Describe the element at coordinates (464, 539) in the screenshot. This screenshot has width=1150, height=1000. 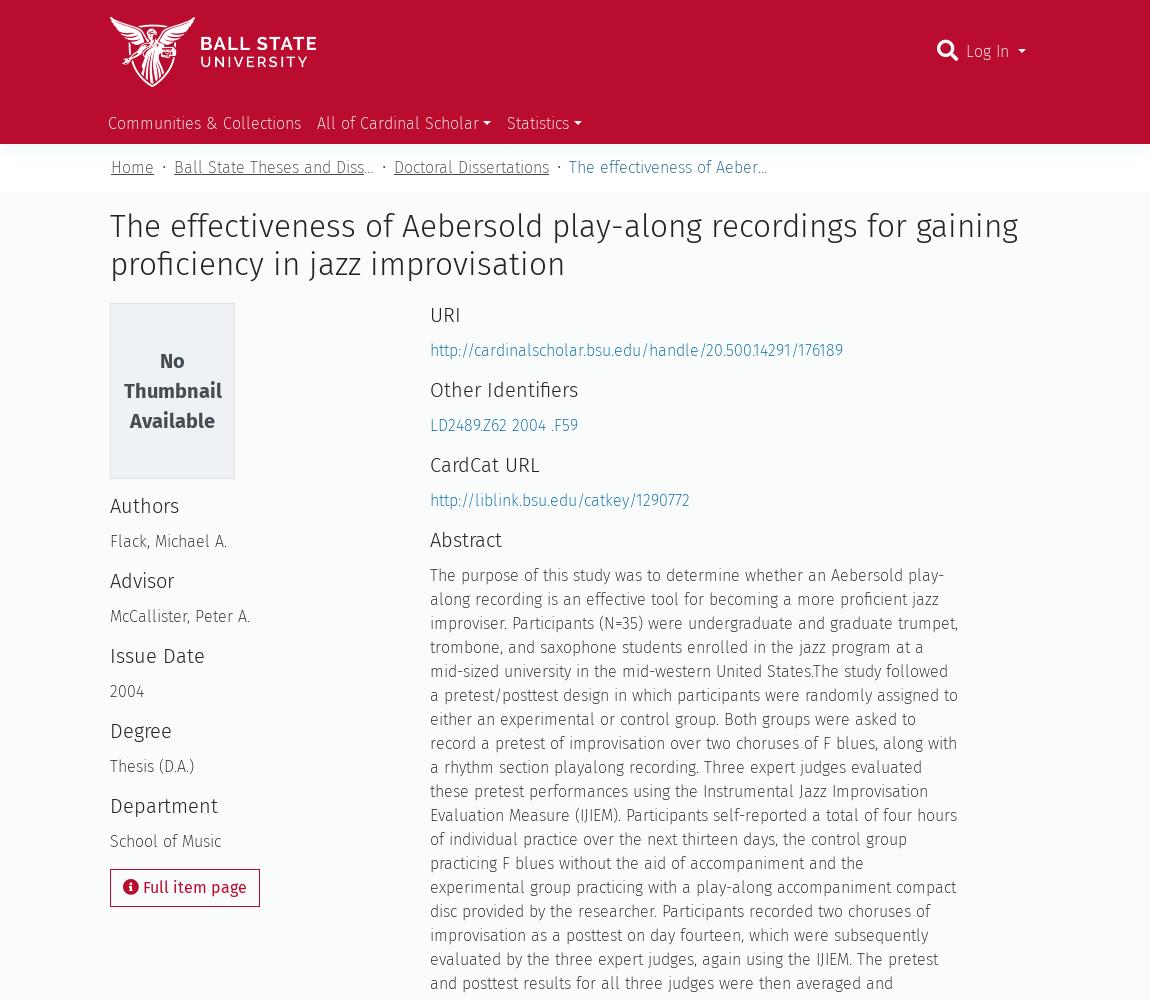
I see `'Abstract'` at that location.